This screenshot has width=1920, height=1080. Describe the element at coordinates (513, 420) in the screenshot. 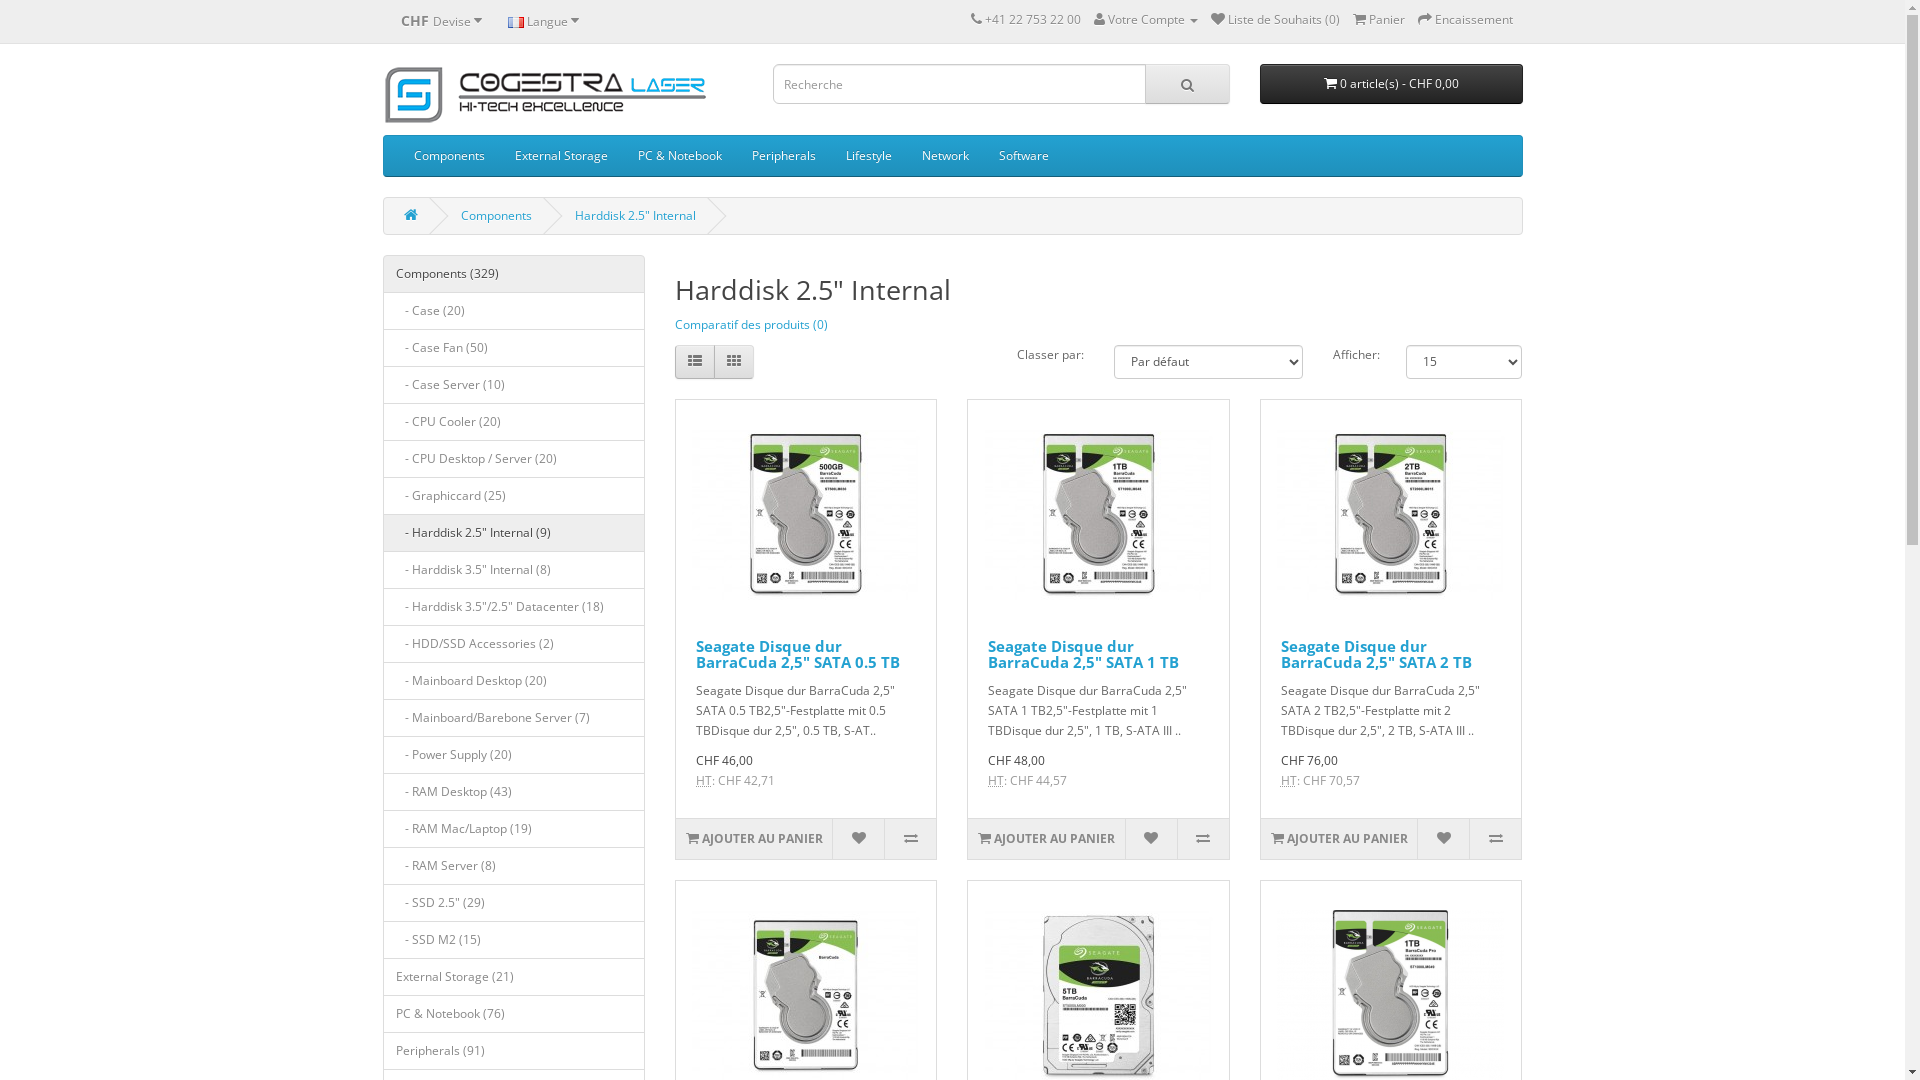

I see `'   - CPU Cooler (20)'` at that location.